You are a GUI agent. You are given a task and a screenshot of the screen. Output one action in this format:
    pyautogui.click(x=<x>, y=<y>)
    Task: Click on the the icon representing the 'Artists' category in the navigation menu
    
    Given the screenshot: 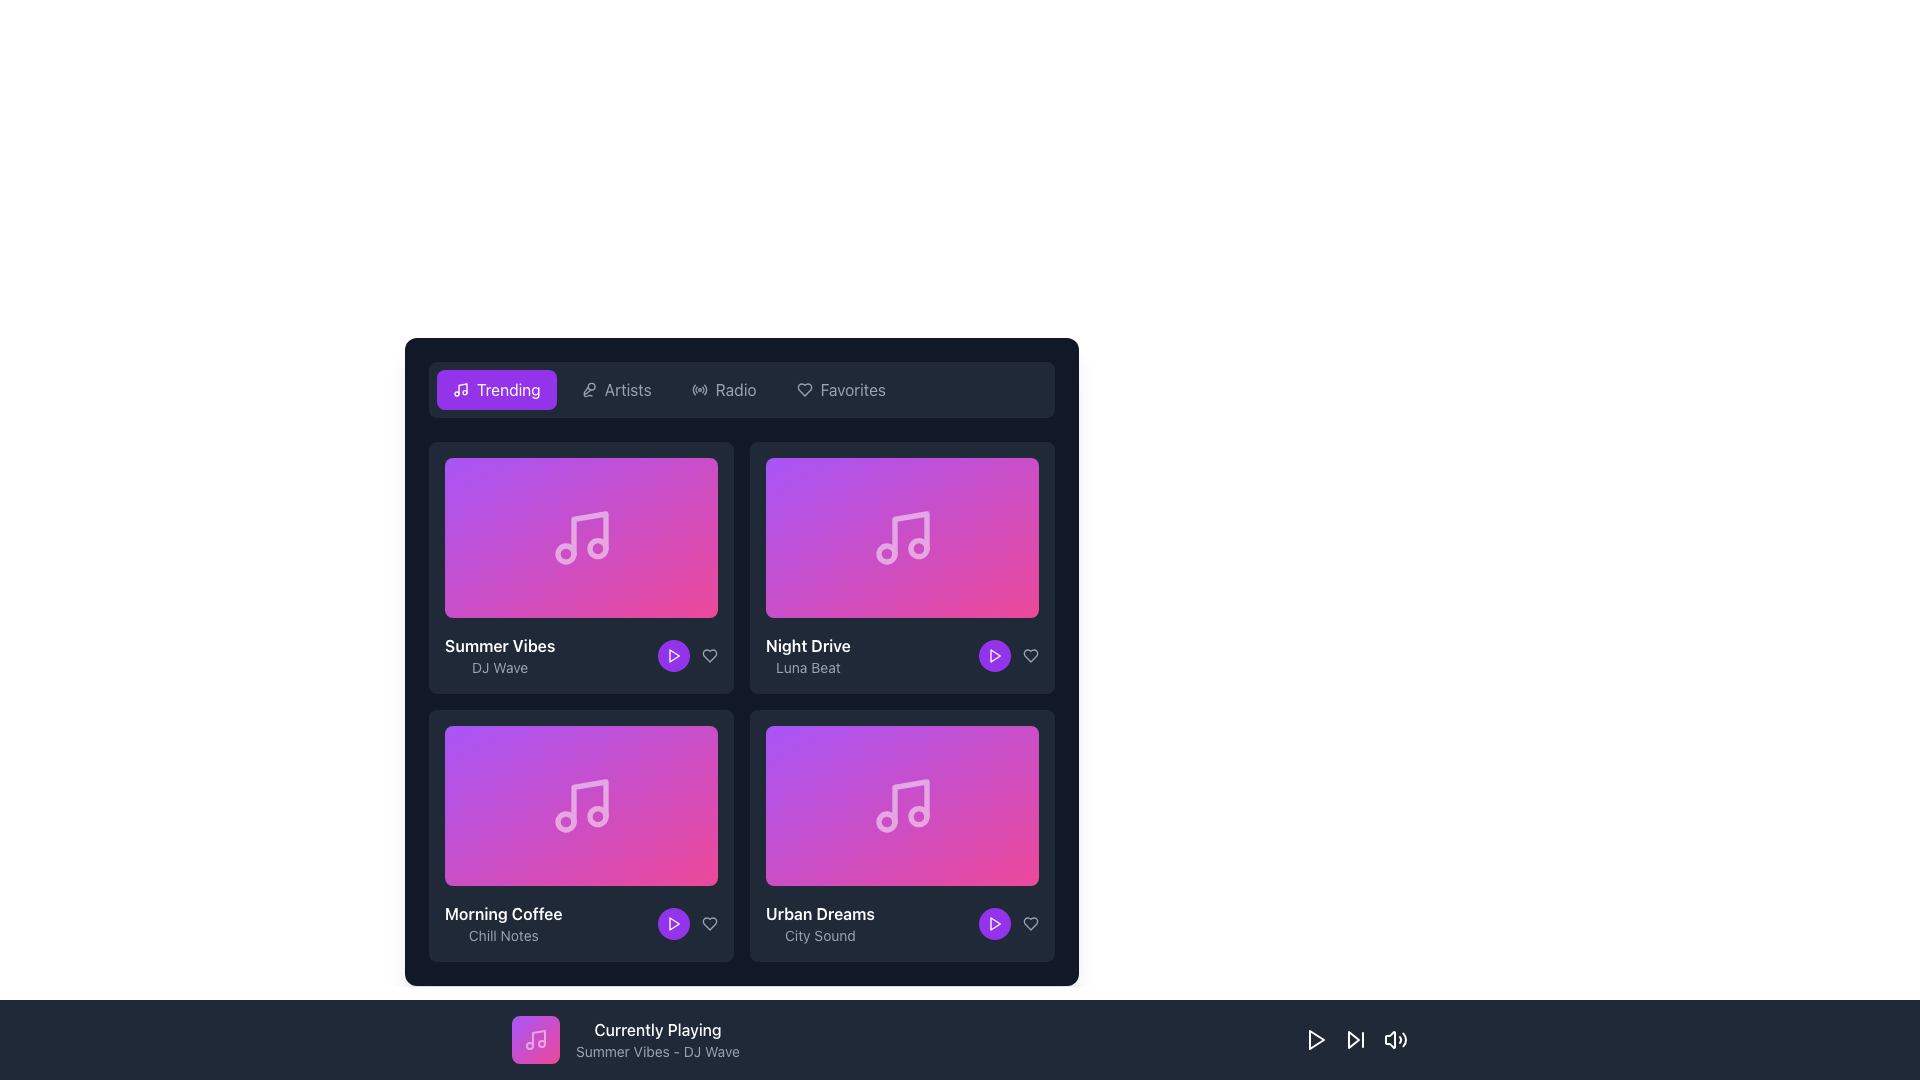 What is the action you would take?
    pyautogui.click(x=587, y=389)
    